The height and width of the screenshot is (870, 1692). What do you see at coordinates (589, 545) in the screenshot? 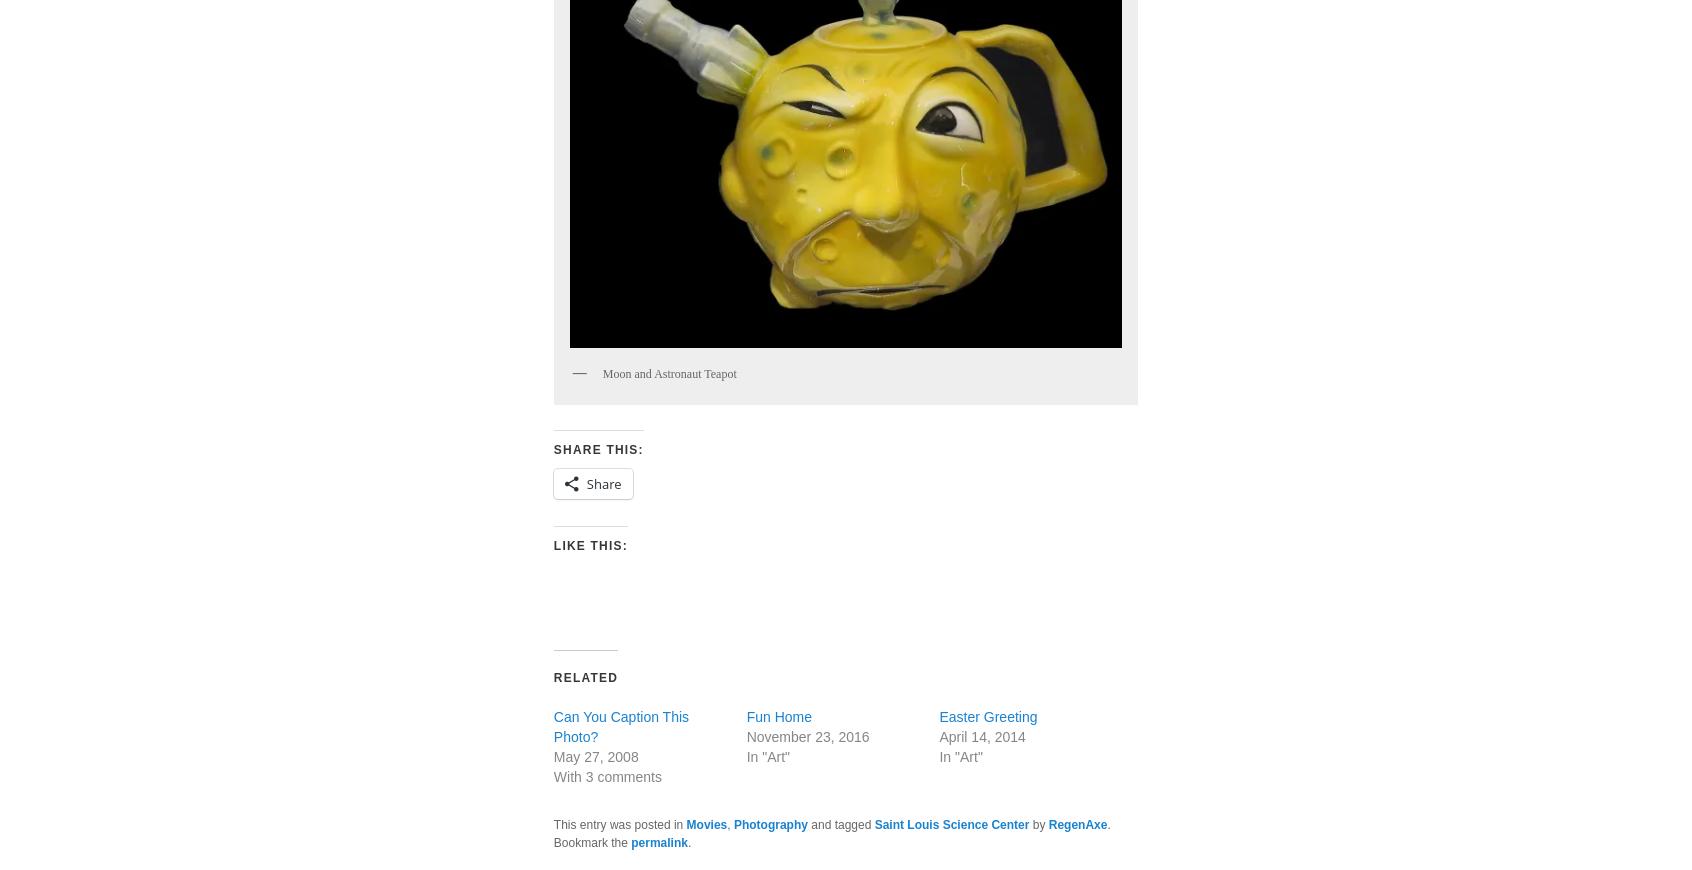
I see `'Like this:'` at bounding box center [589, 545].